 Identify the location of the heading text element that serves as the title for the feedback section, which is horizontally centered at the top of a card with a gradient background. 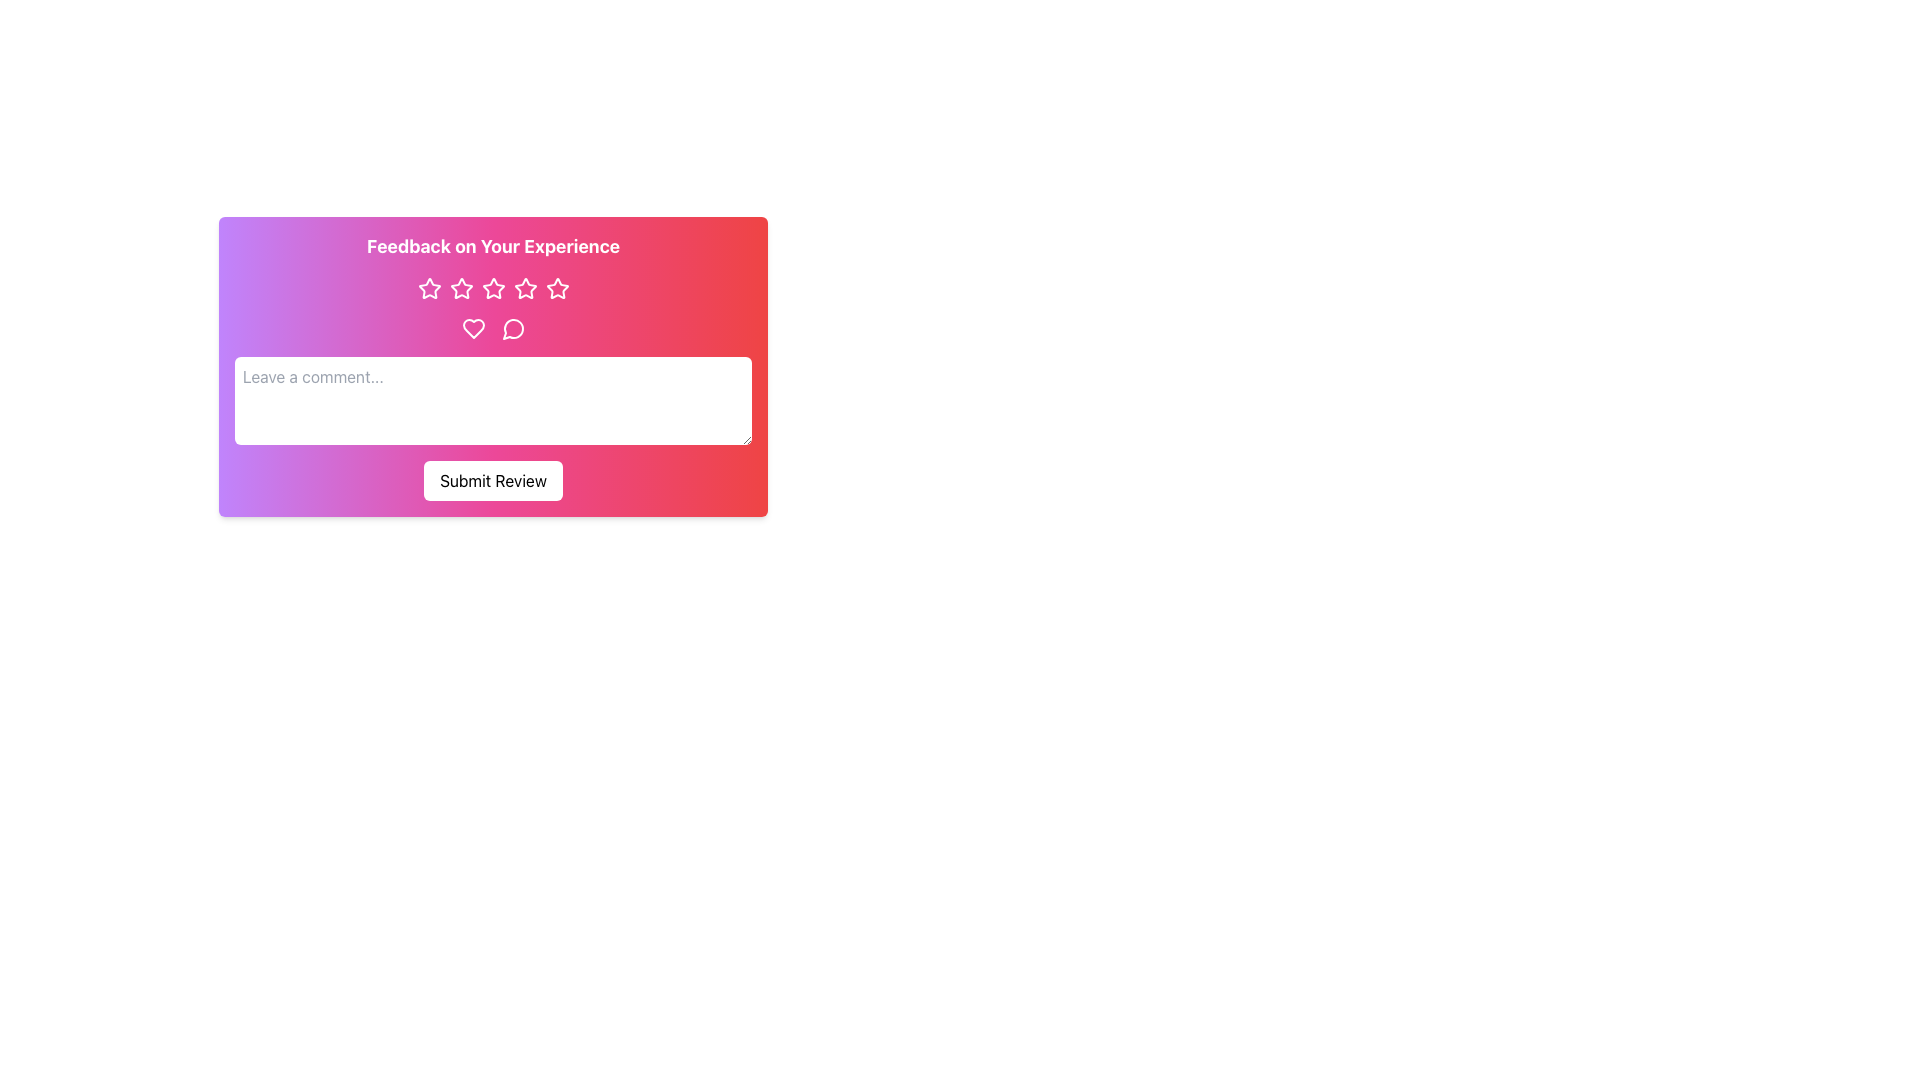
(493, 245).